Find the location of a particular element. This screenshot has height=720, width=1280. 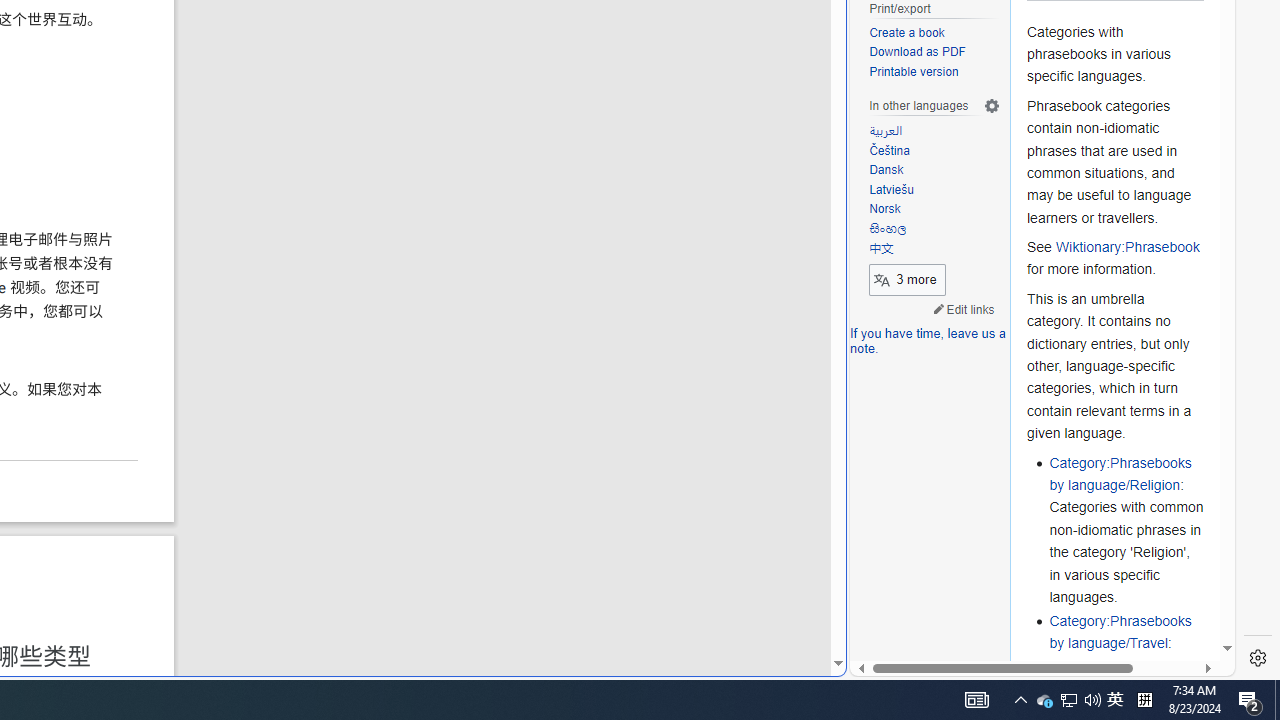

'Dansk' is located at coordinates (934, 170).